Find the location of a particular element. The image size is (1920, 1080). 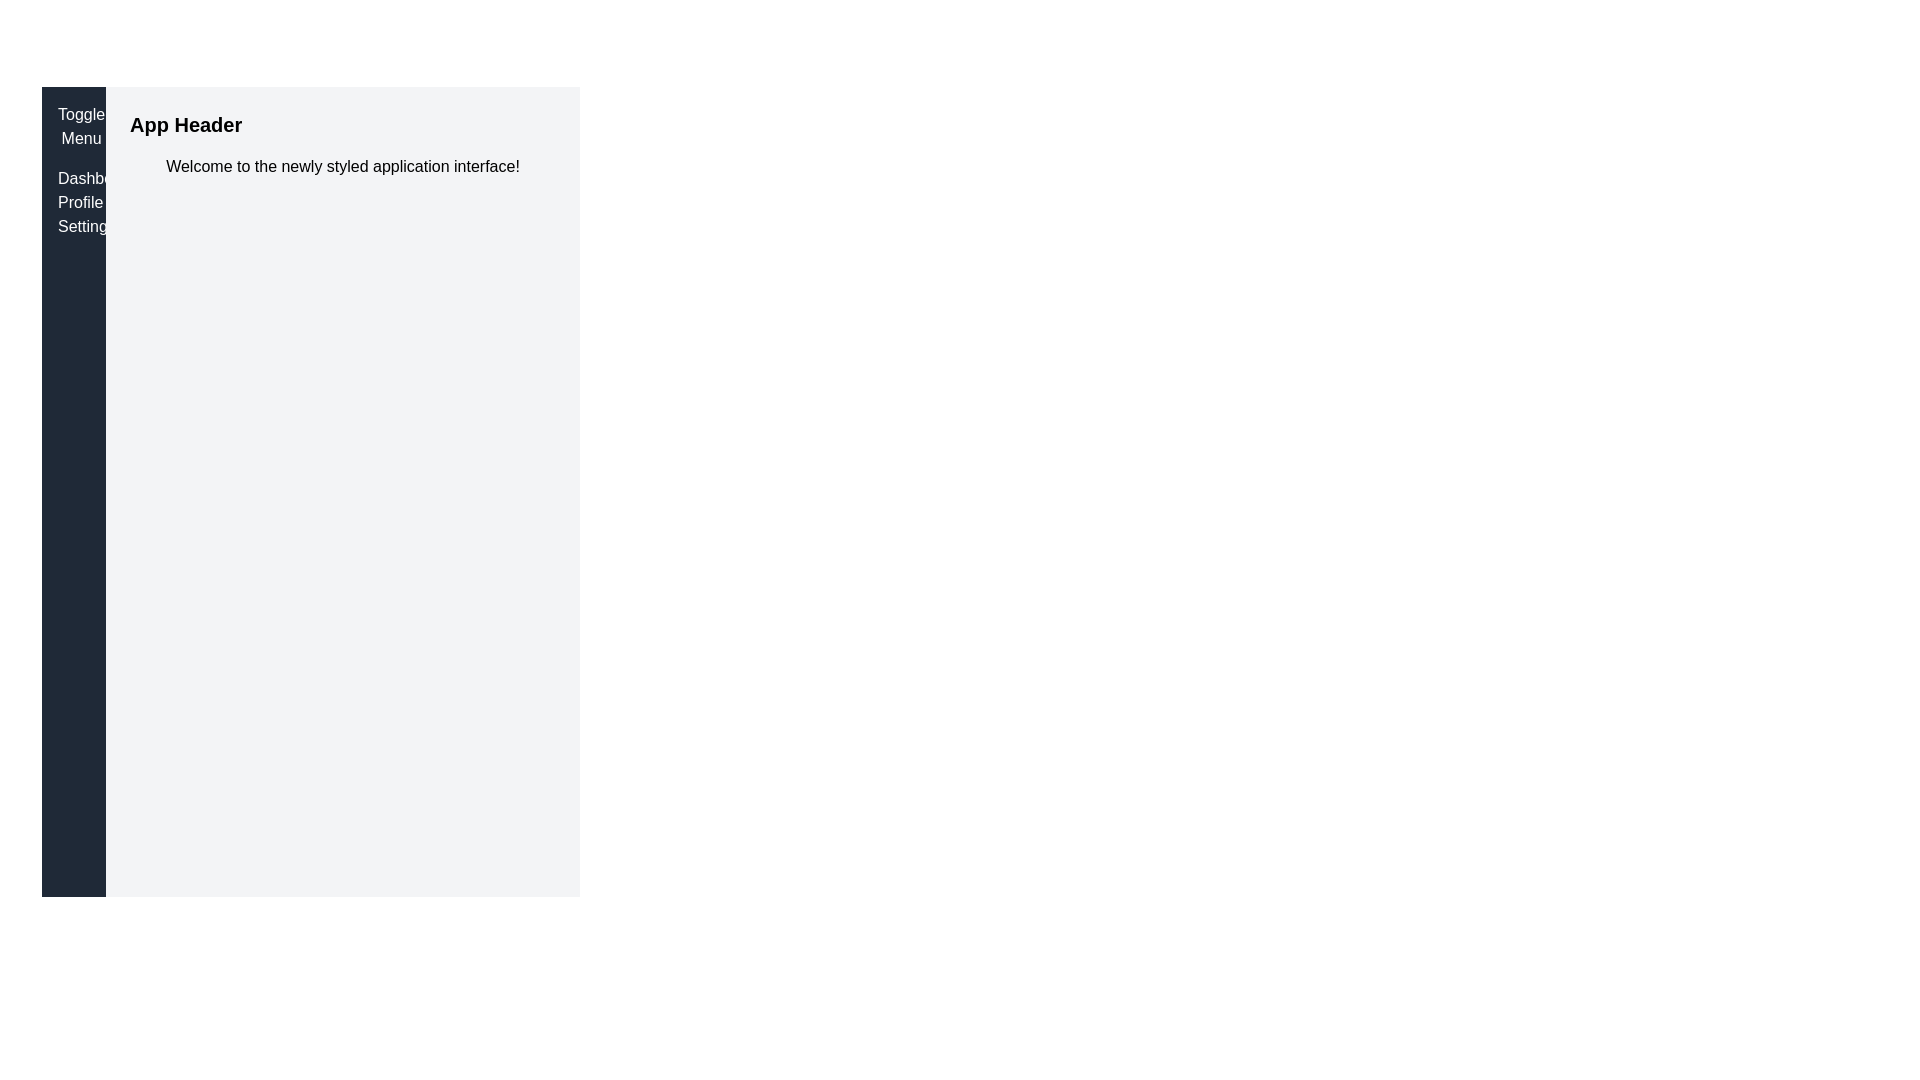

the static text block displaying 'Welcome to the newly styled application interface!', which is located below the 'App Header' is located at coordinates (342, 165).